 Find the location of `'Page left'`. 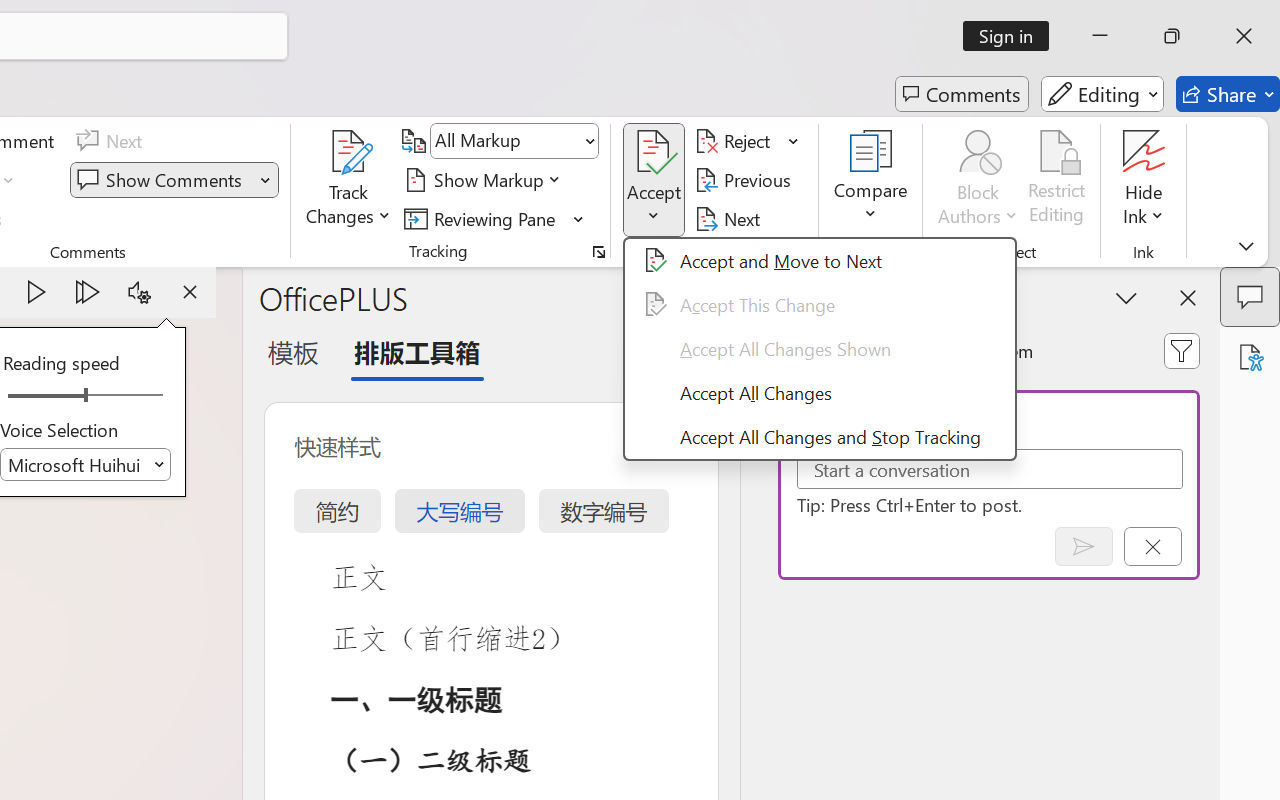

'Page left' is located at coordinates (40, 395).